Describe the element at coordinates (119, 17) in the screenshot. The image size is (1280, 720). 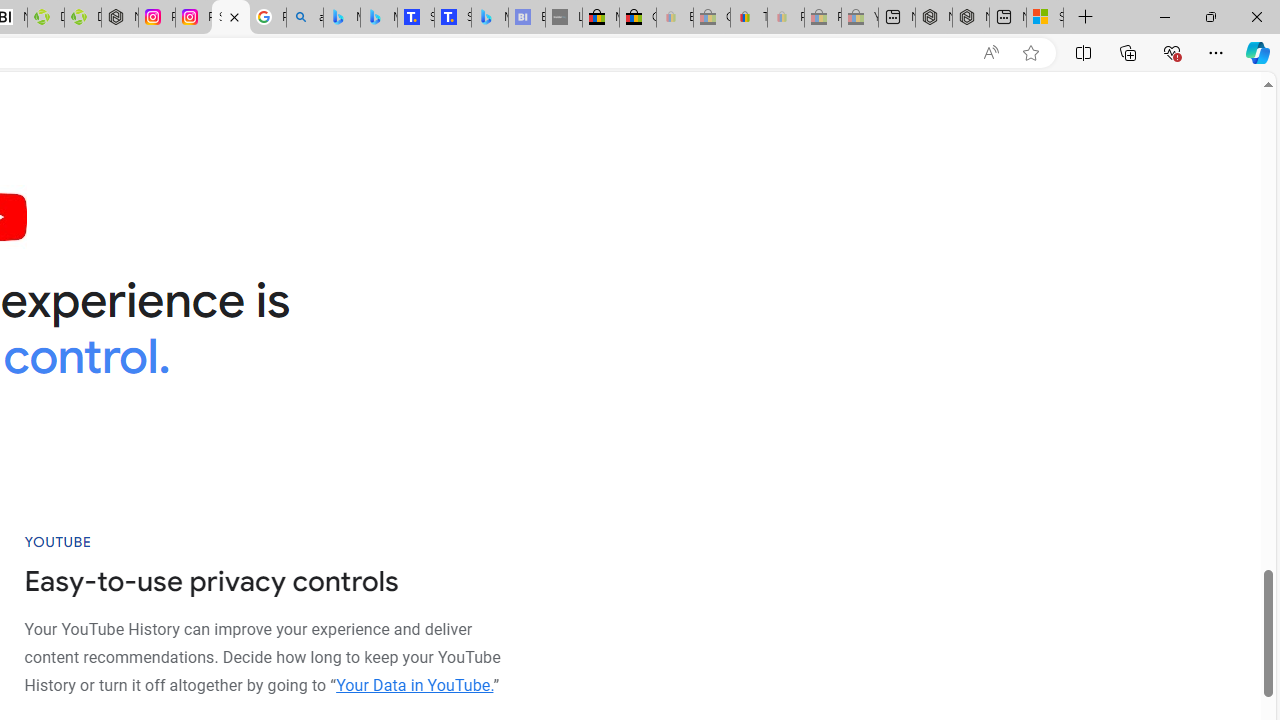
I see `'Nordace - Nordace Edin Collection'` at that location.